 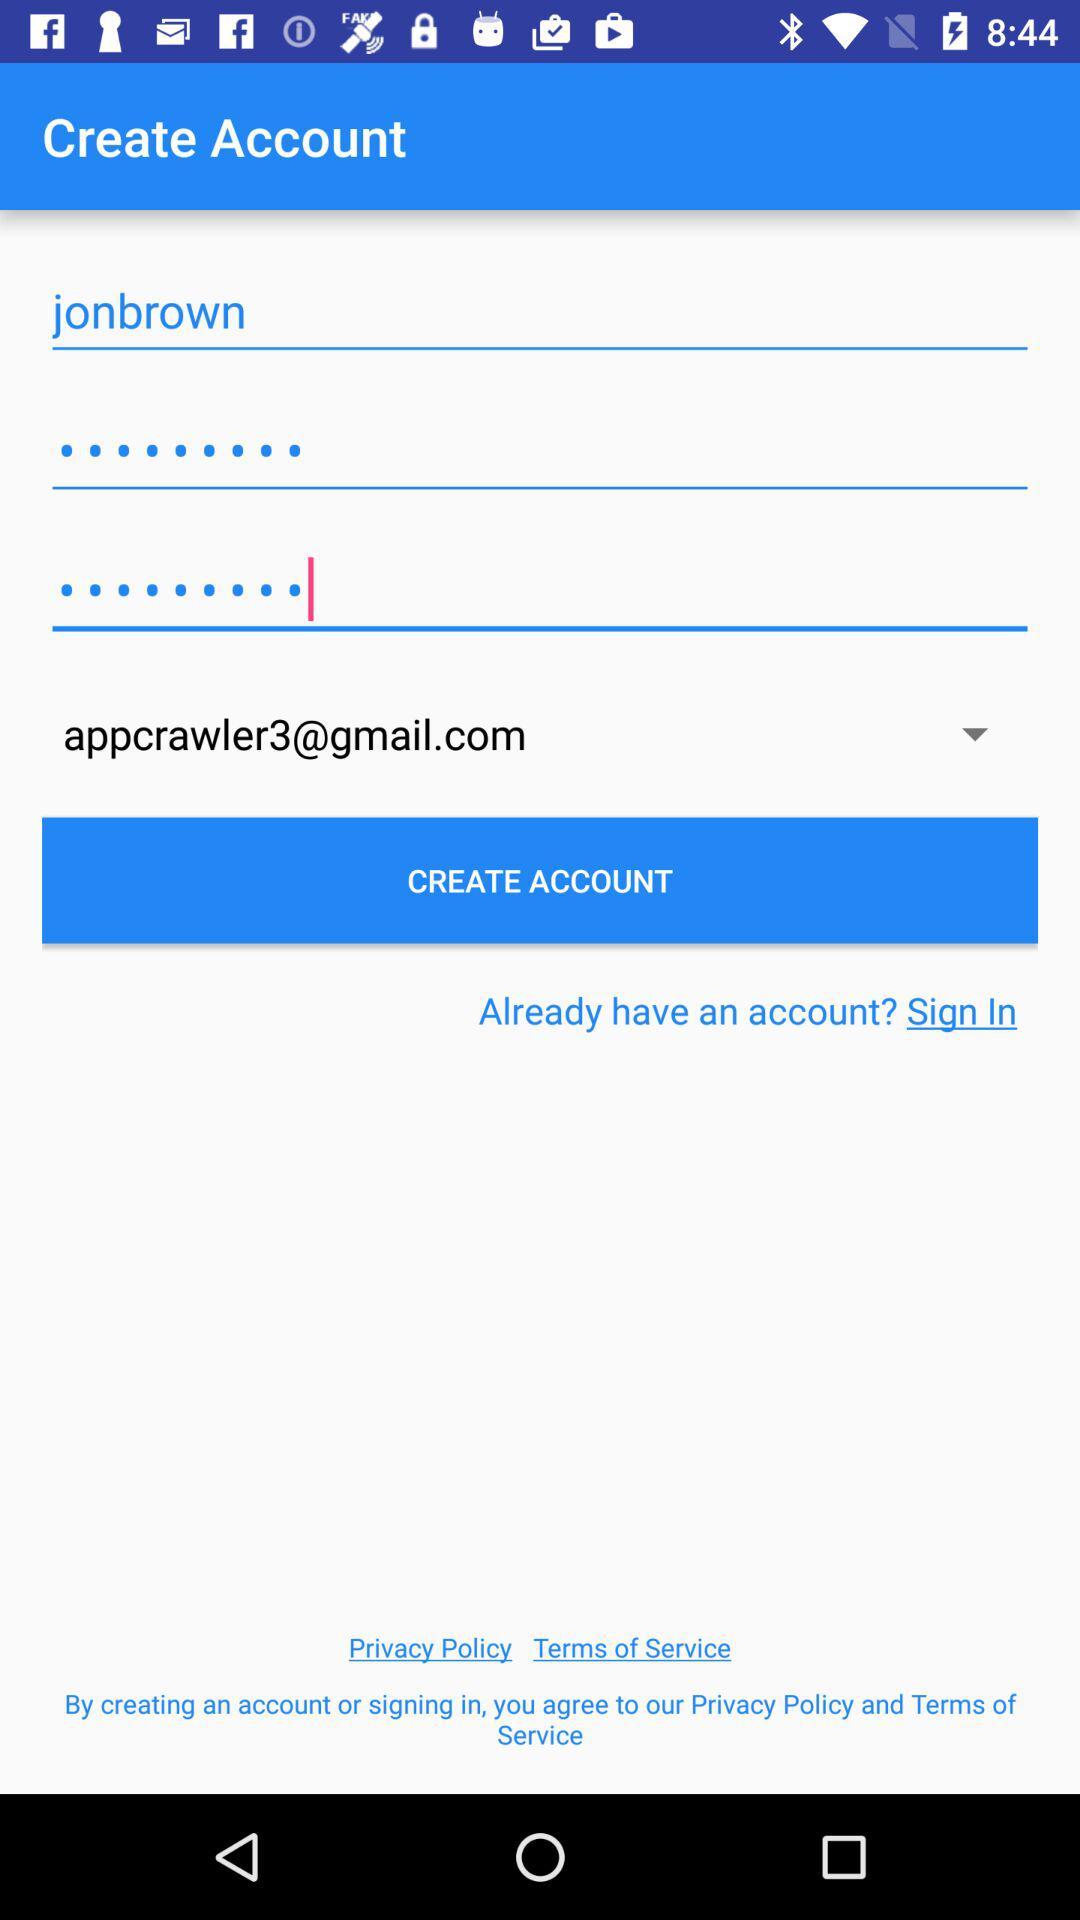 What do you see at coordinates (747, 1010) in the screenshot?
I see `icon above privacy policy` at bounding box center [747, 1010].